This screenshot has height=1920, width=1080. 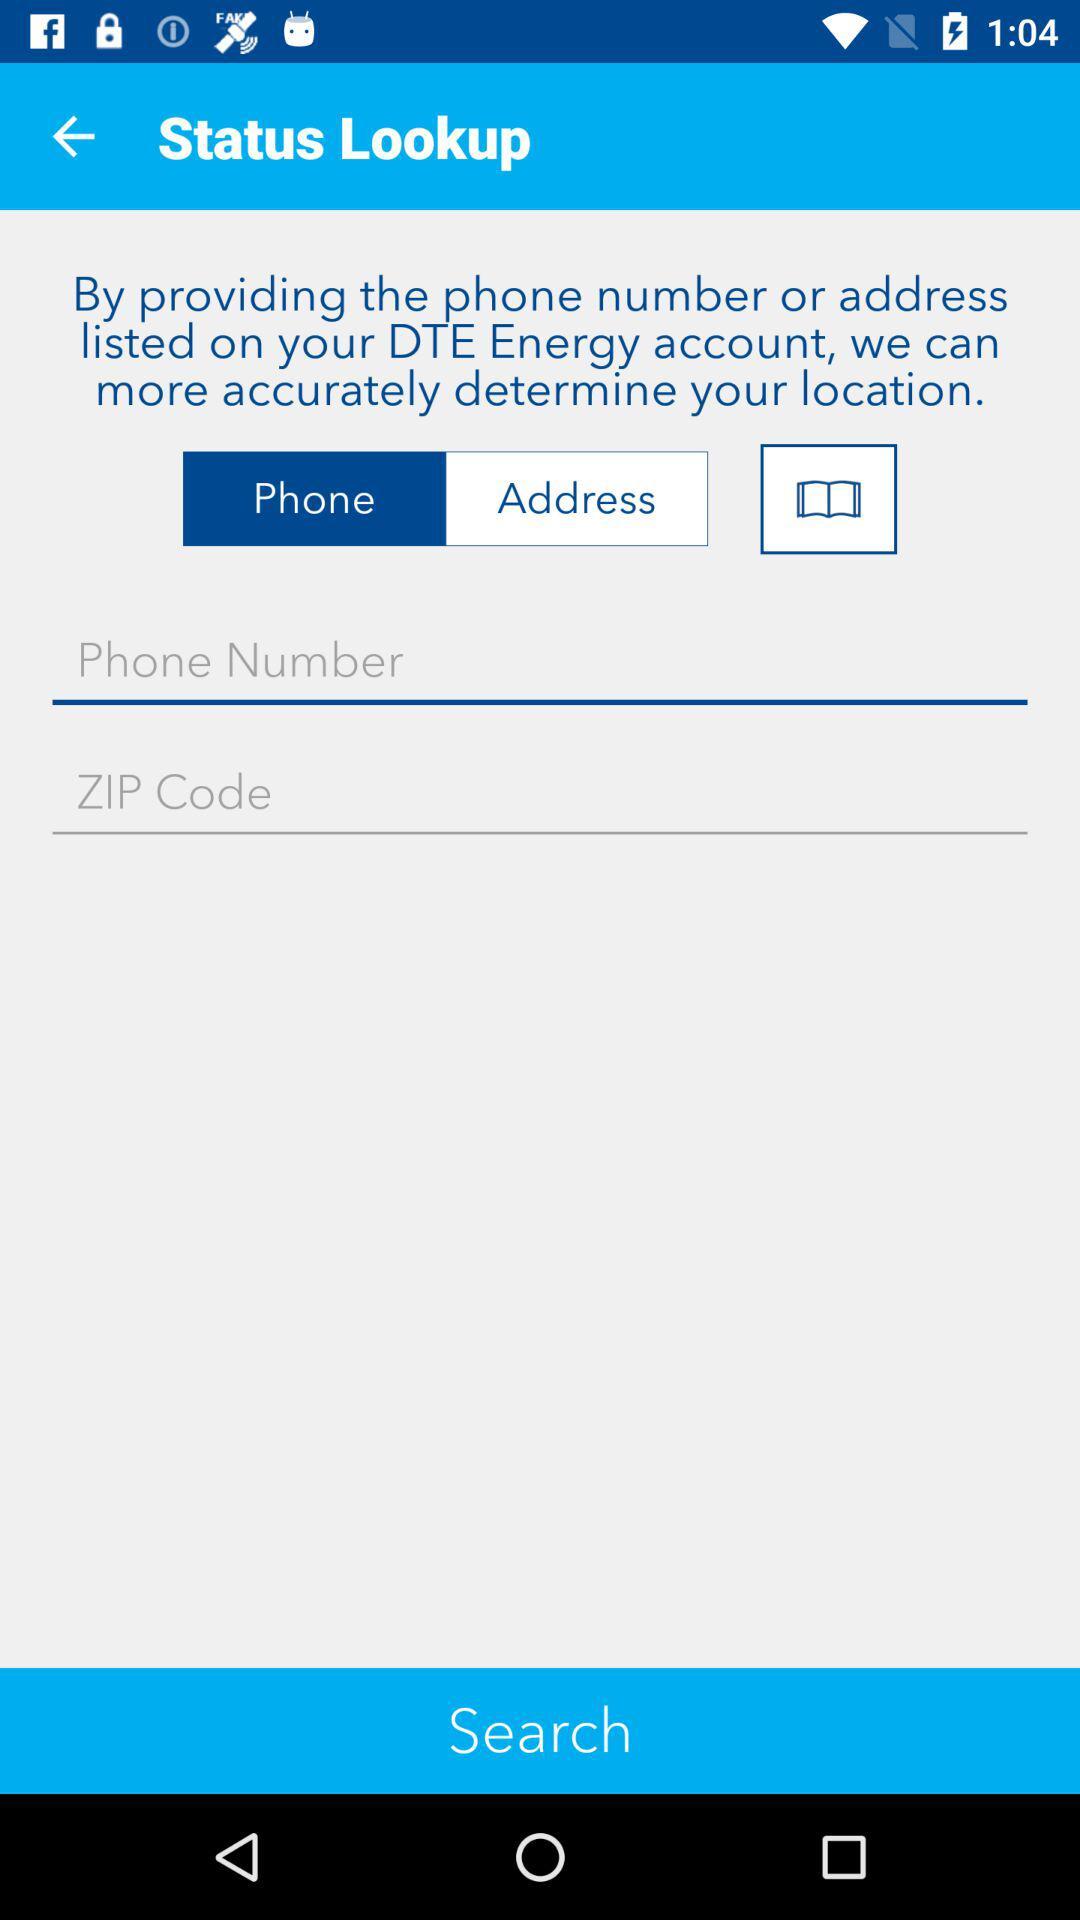 What do you see at coordinates (540, 791) in the screenshot?
I see `the item above search item` at bounding box center [540, 791].